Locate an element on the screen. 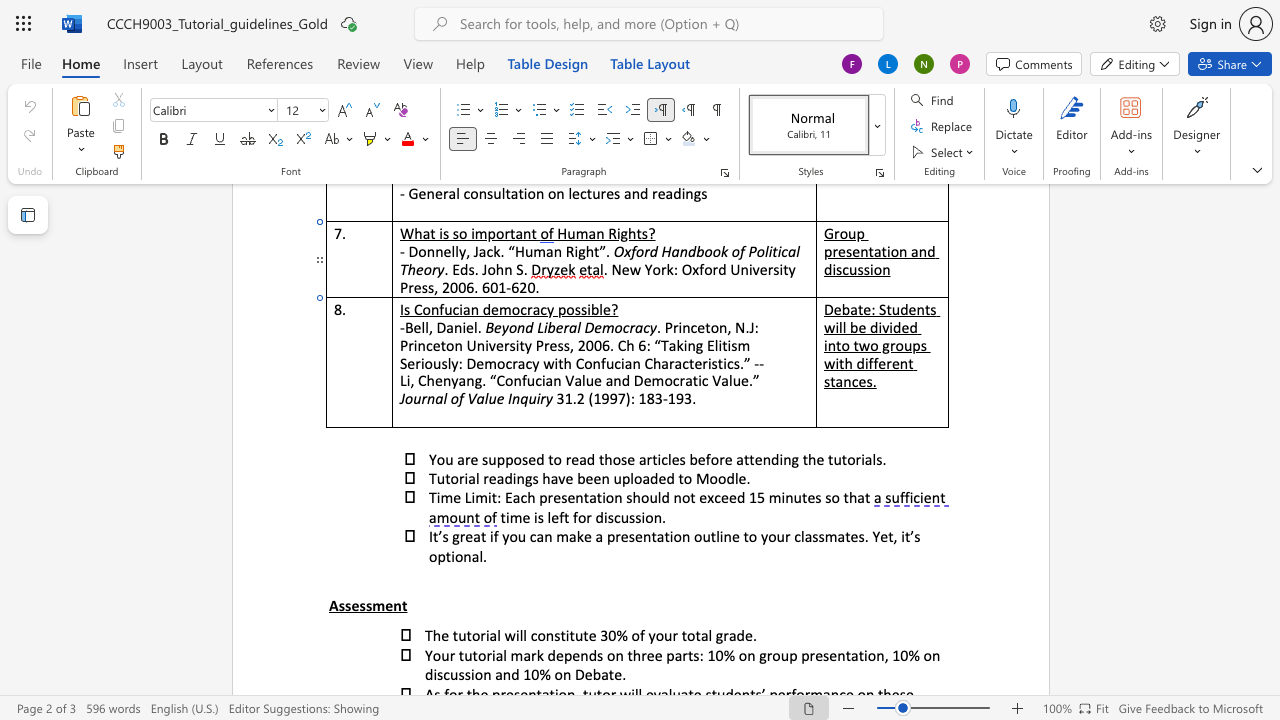 This screenshot has width=1280, height=720. the space between the continuous character "h" and "a" in the text is located at coordinates (550, 478).